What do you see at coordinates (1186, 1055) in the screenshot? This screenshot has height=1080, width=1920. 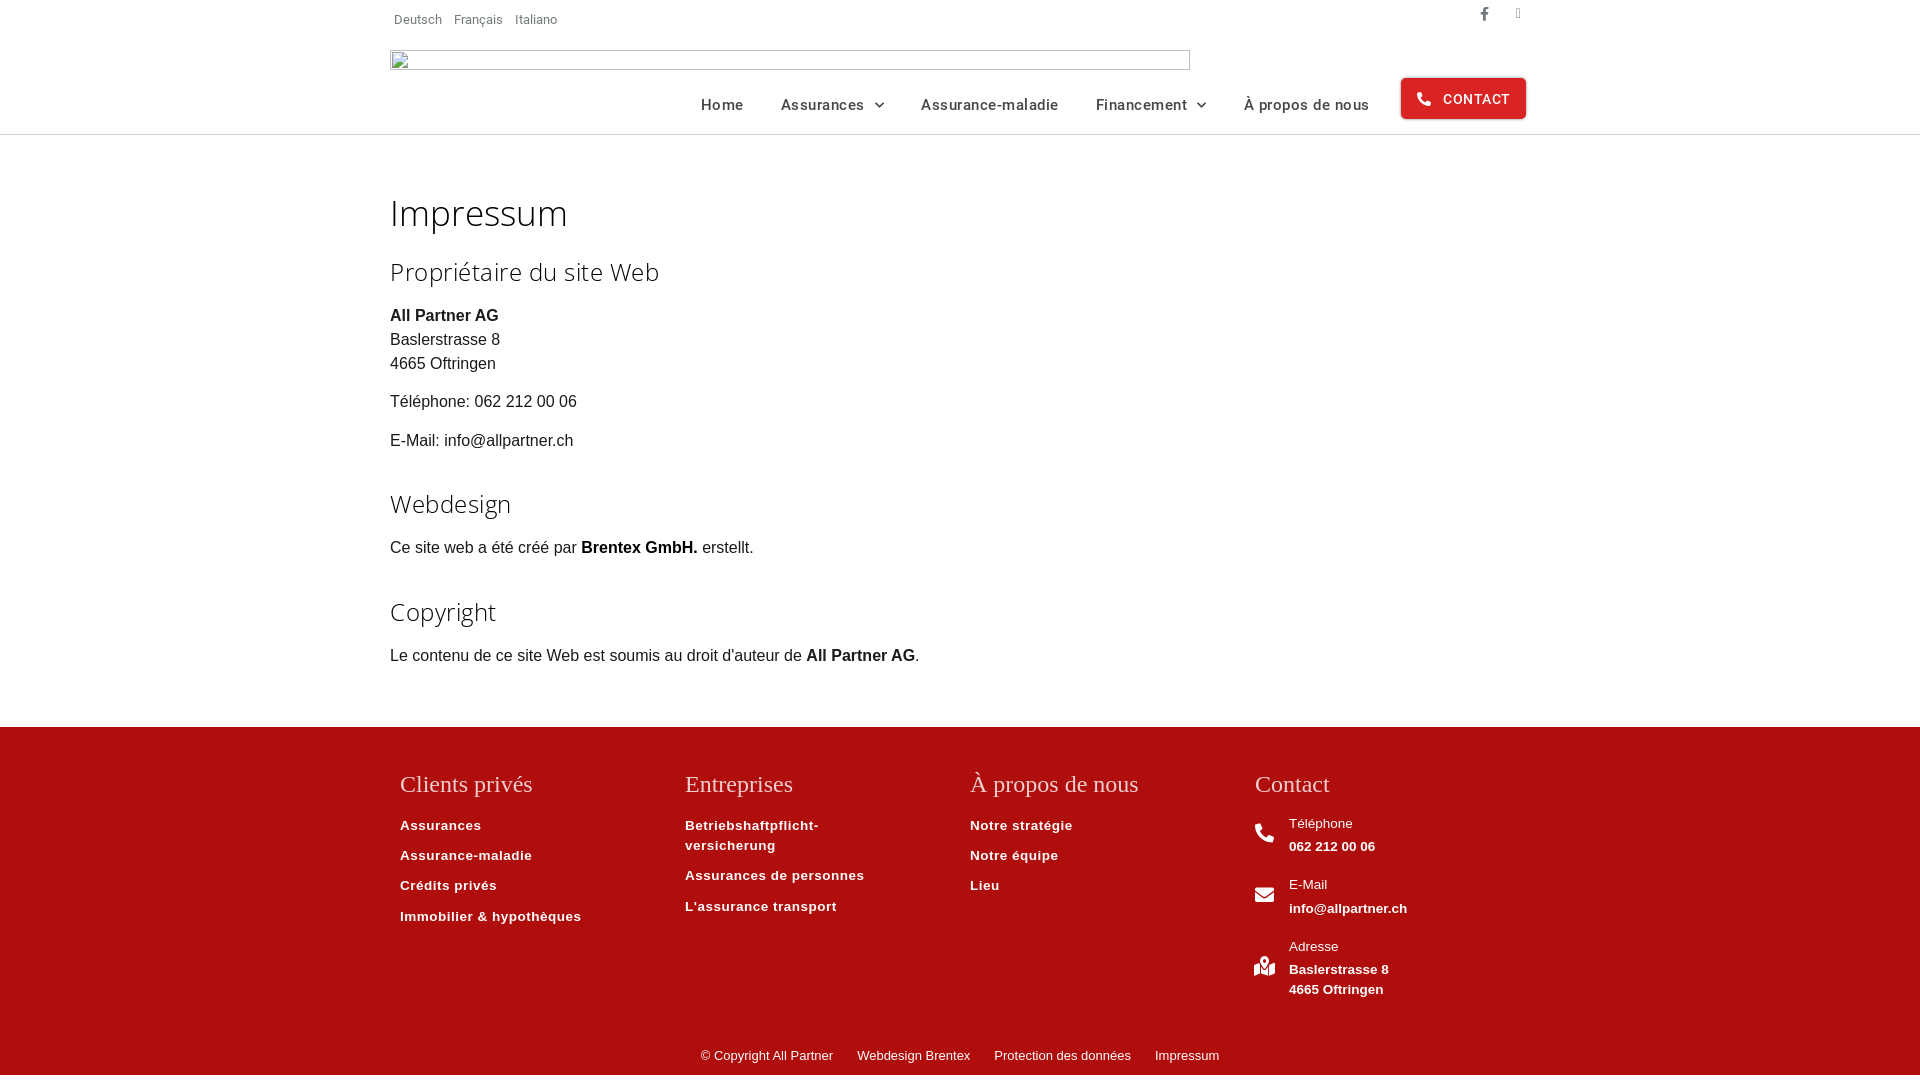 I see `'Impressum'` at bounding box center [1186, 1055].